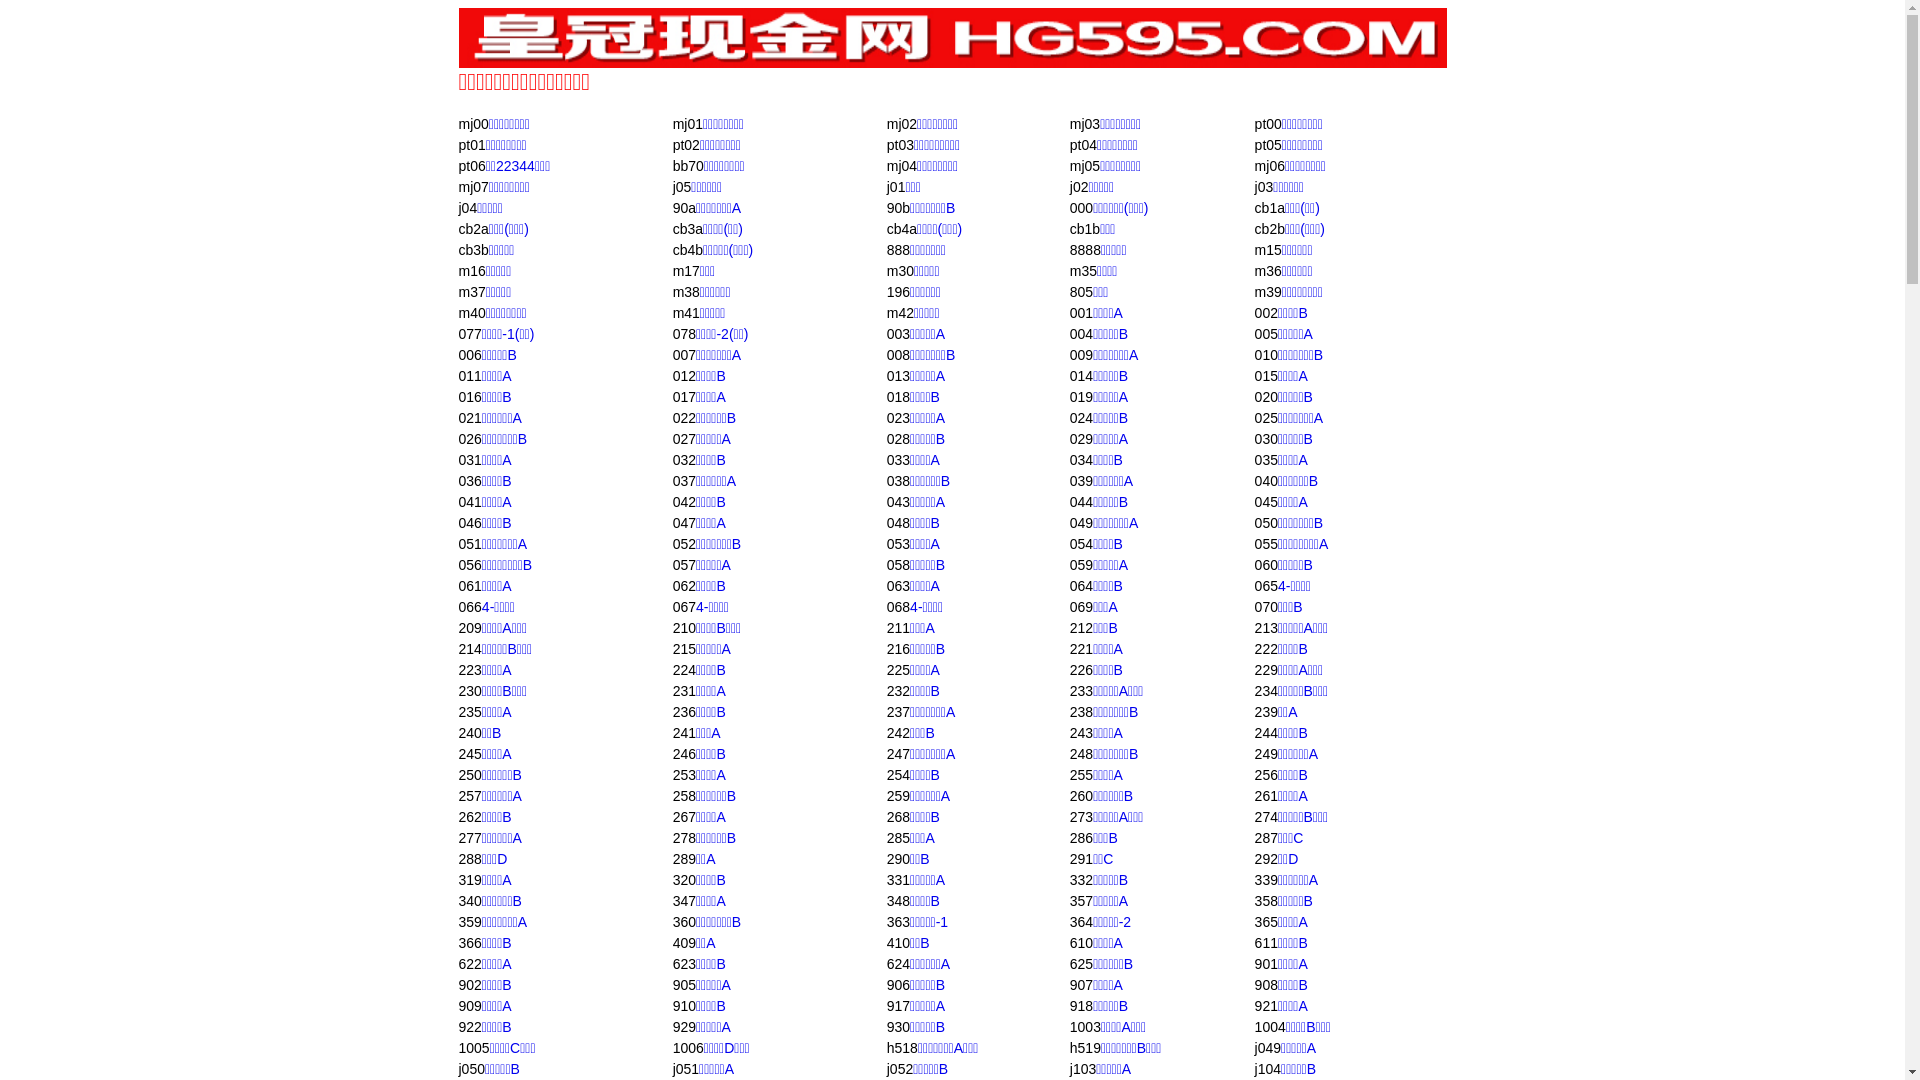  What do you see at coordinates (470, 164) in the screenshot?
I see `'pt06'` at bounding box center [470, 164].